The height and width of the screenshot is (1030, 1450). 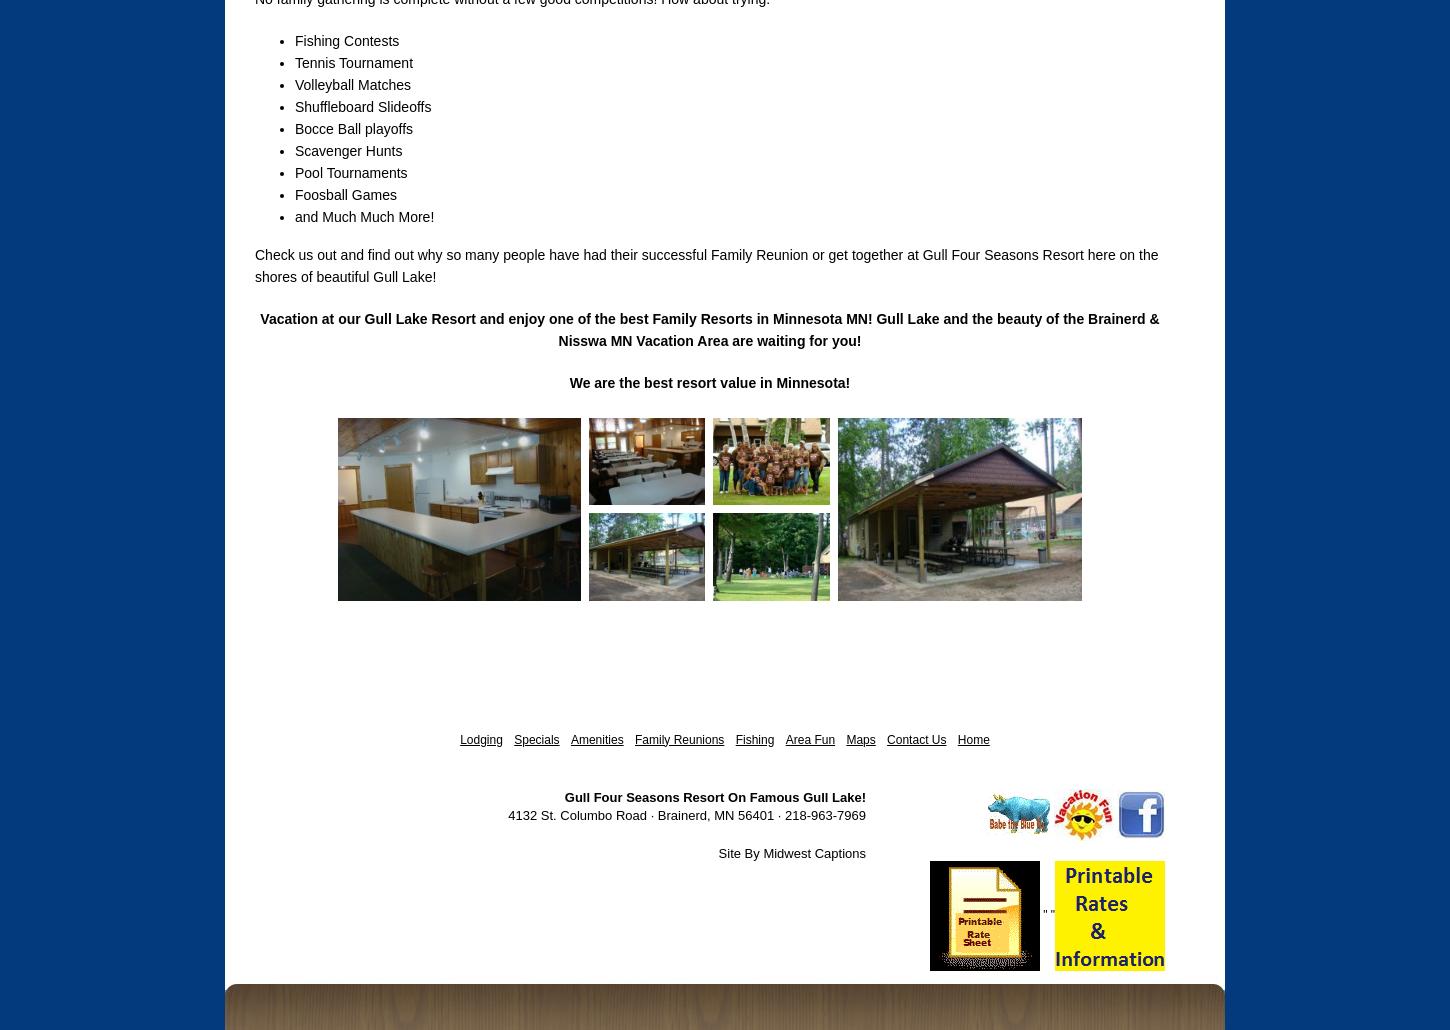 I want to click on 'Tennis Tournament', so click(x=294, y=63).